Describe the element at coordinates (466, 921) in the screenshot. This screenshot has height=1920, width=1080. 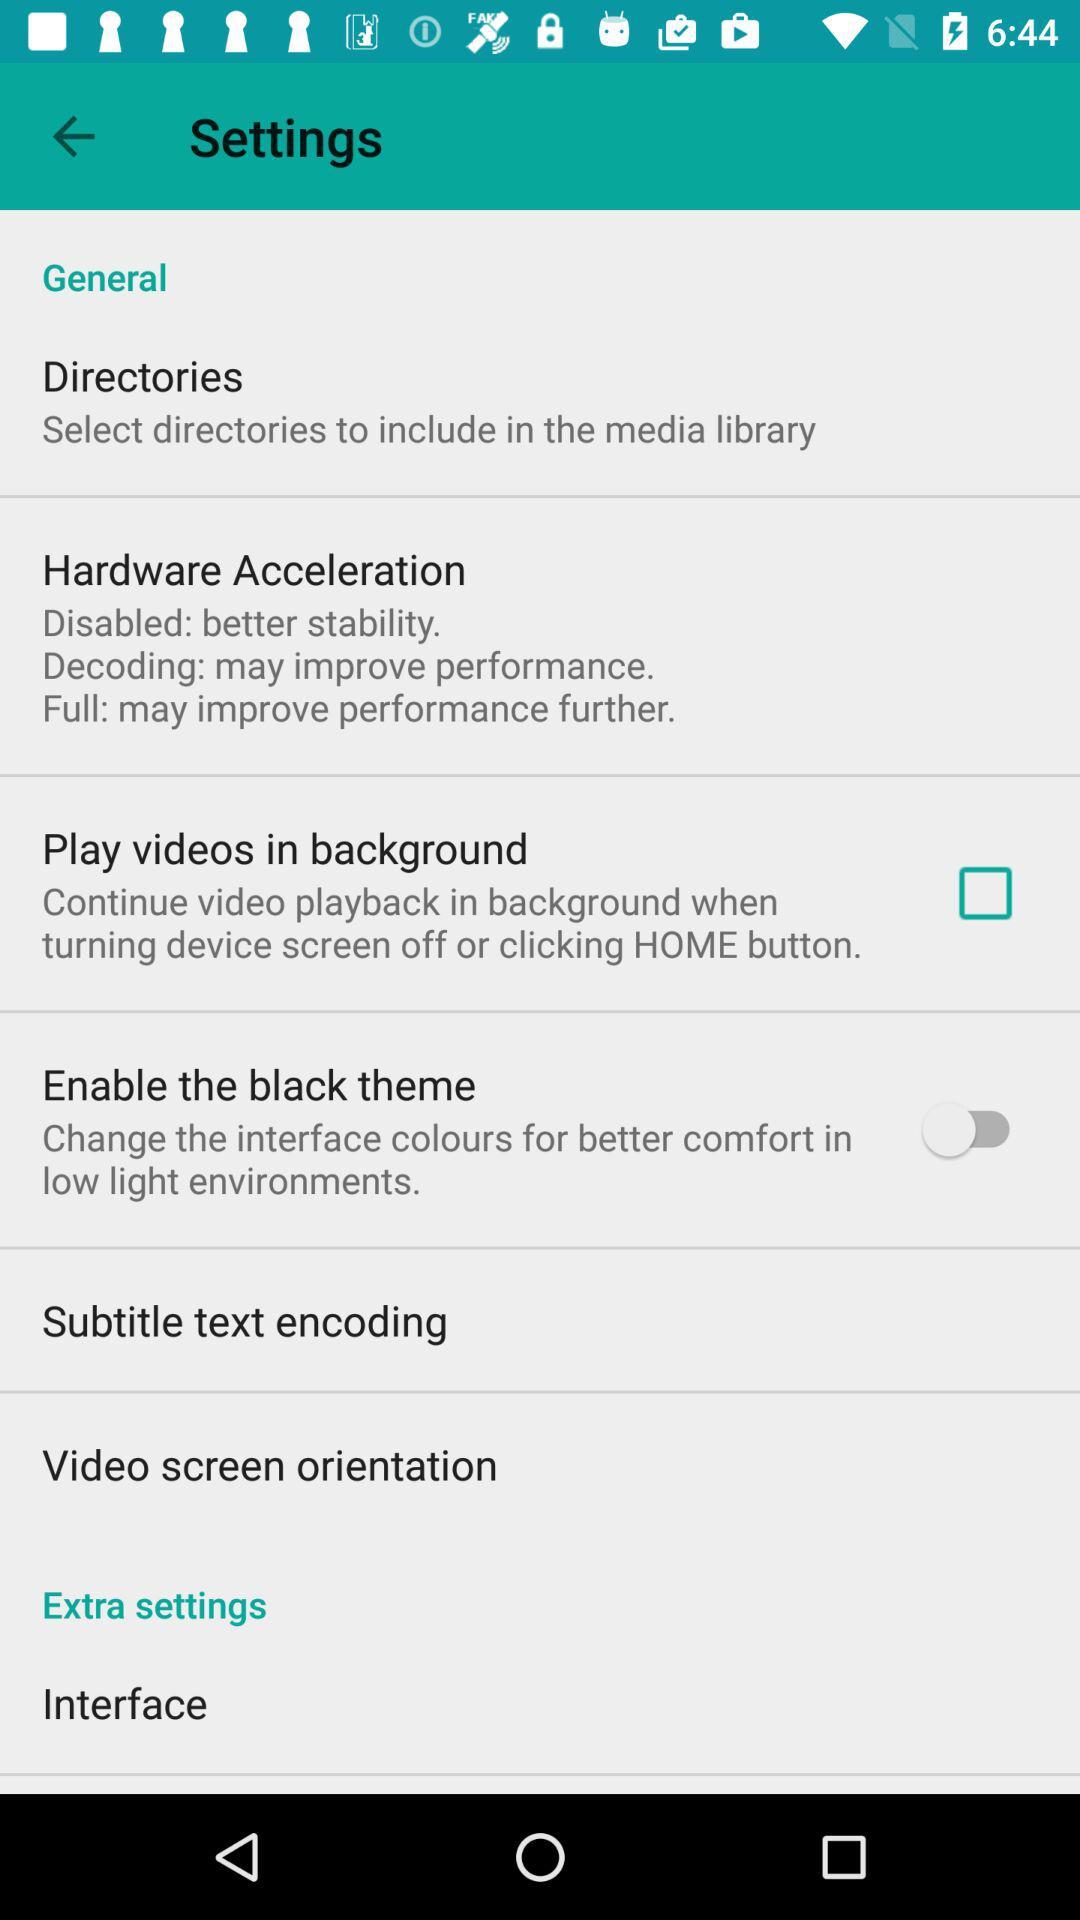
I see `continue video playback` at that location.